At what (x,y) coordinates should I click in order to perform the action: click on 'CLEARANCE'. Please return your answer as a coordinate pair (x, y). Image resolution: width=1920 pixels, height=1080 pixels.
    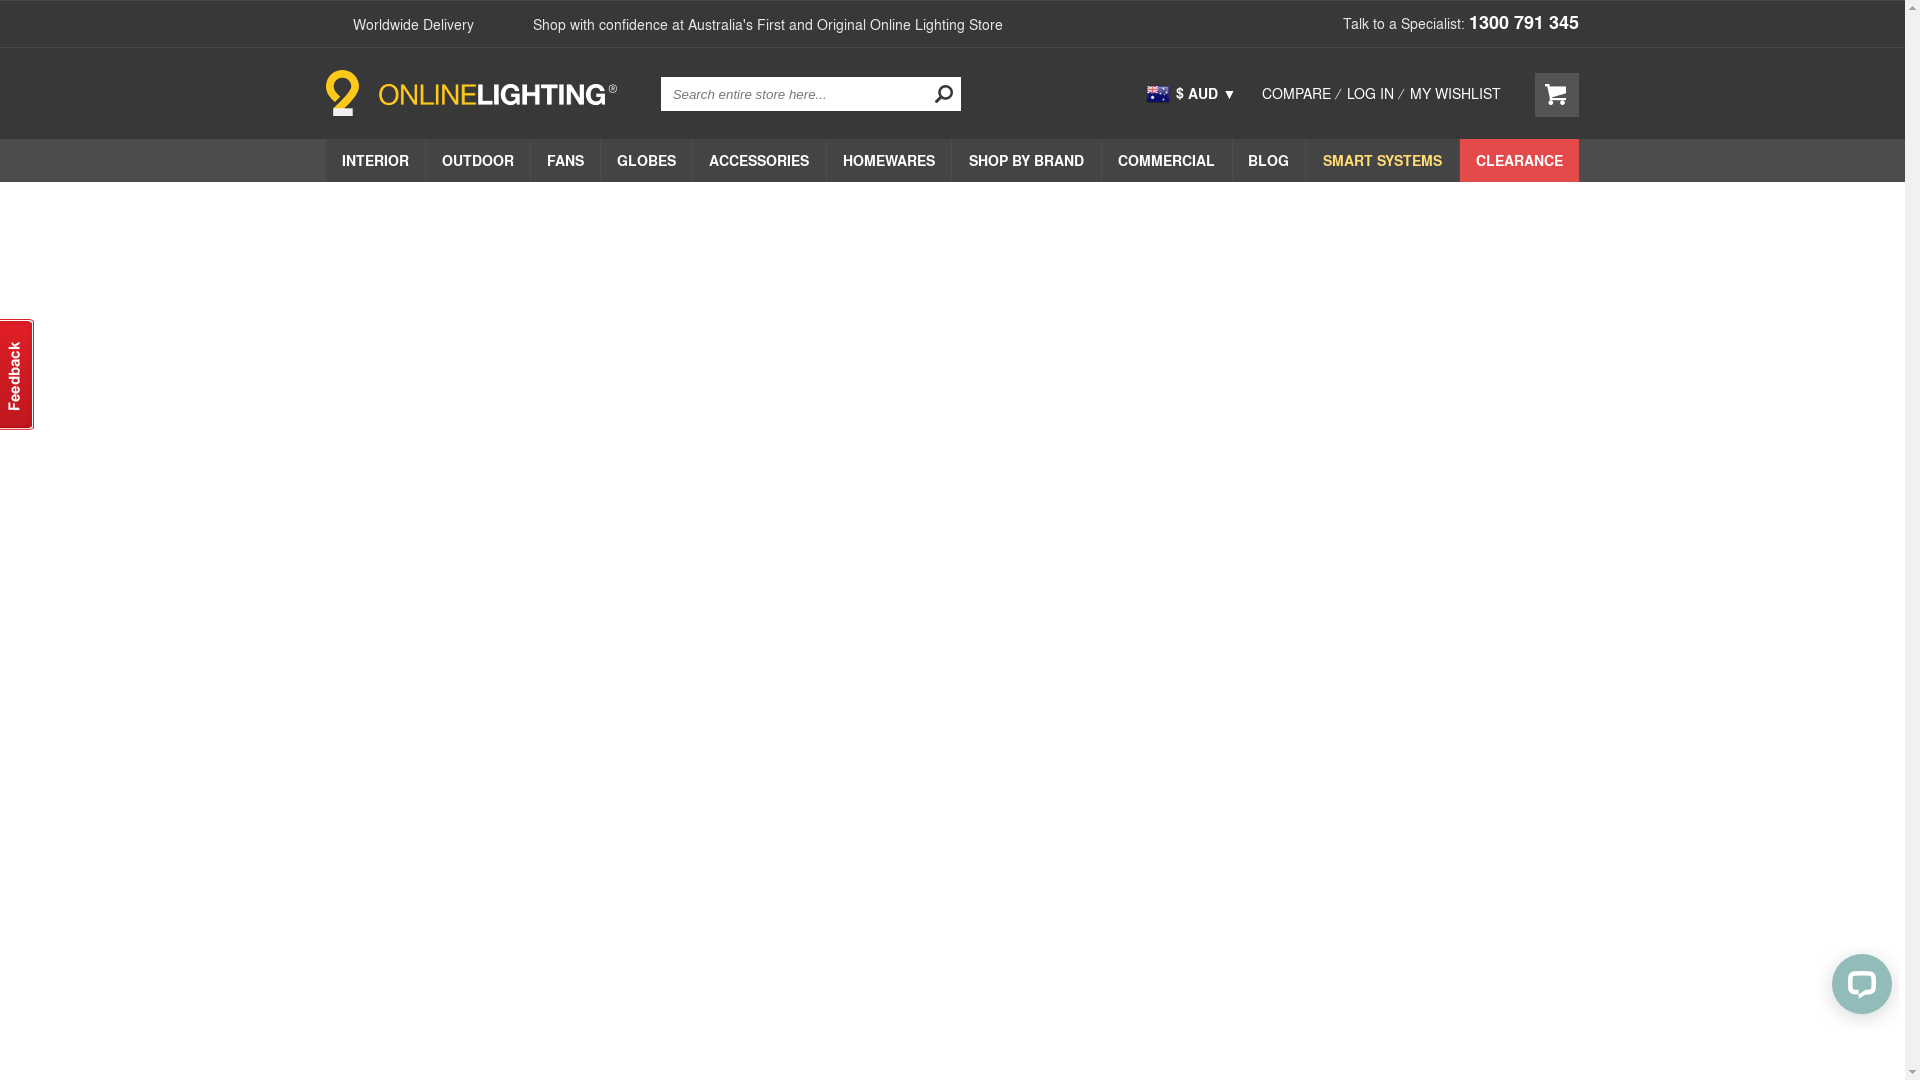
    Looking at the image, I should click on (1459, 159).